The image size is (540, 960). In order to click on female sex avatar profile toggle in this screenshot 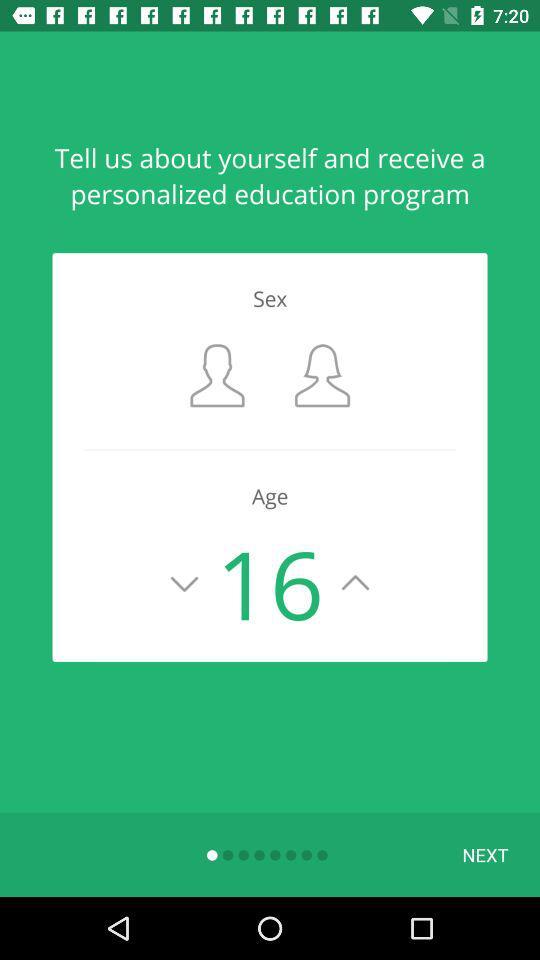, I will do `click(322, 374)`.